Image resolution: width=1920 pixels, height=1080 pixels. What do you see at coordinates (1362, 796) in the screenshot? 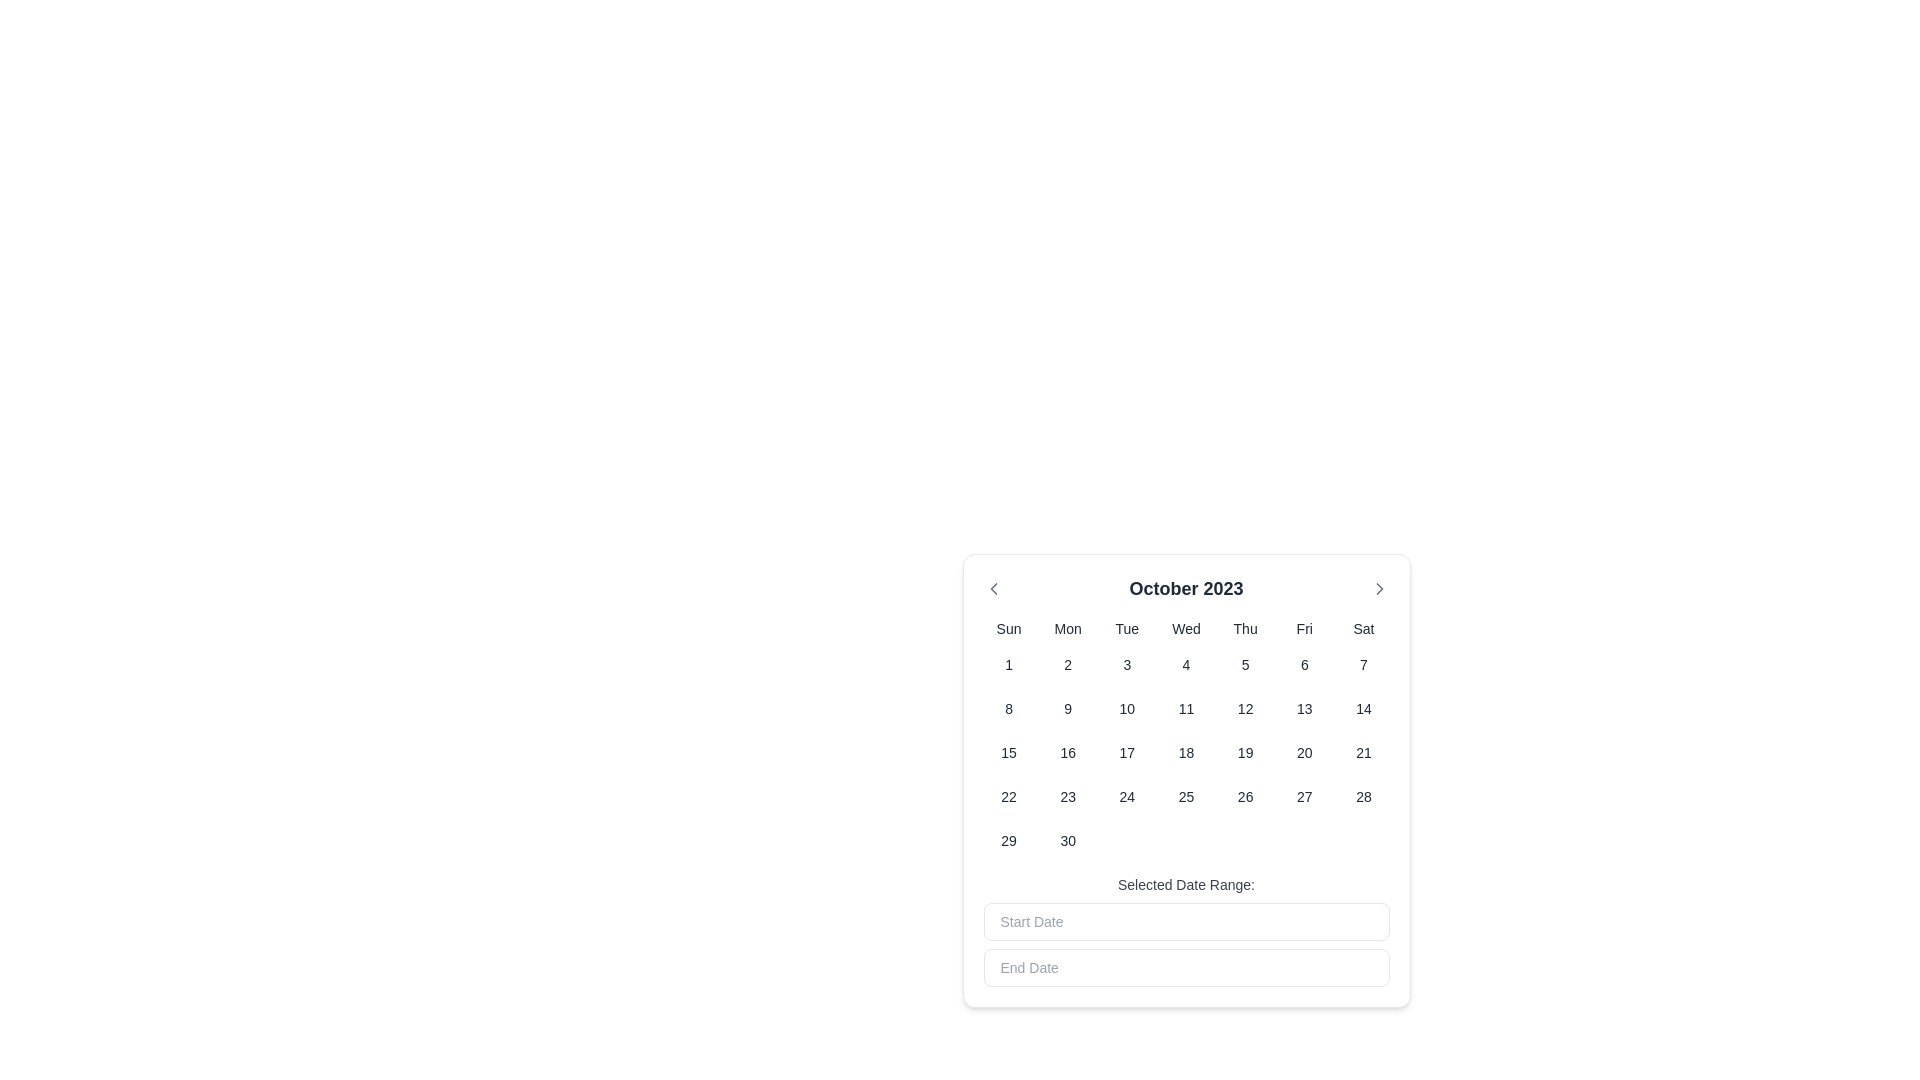
I see `the Clickable day cell representing October 28th in the calendar grid` at bounding box center [1362, 796].